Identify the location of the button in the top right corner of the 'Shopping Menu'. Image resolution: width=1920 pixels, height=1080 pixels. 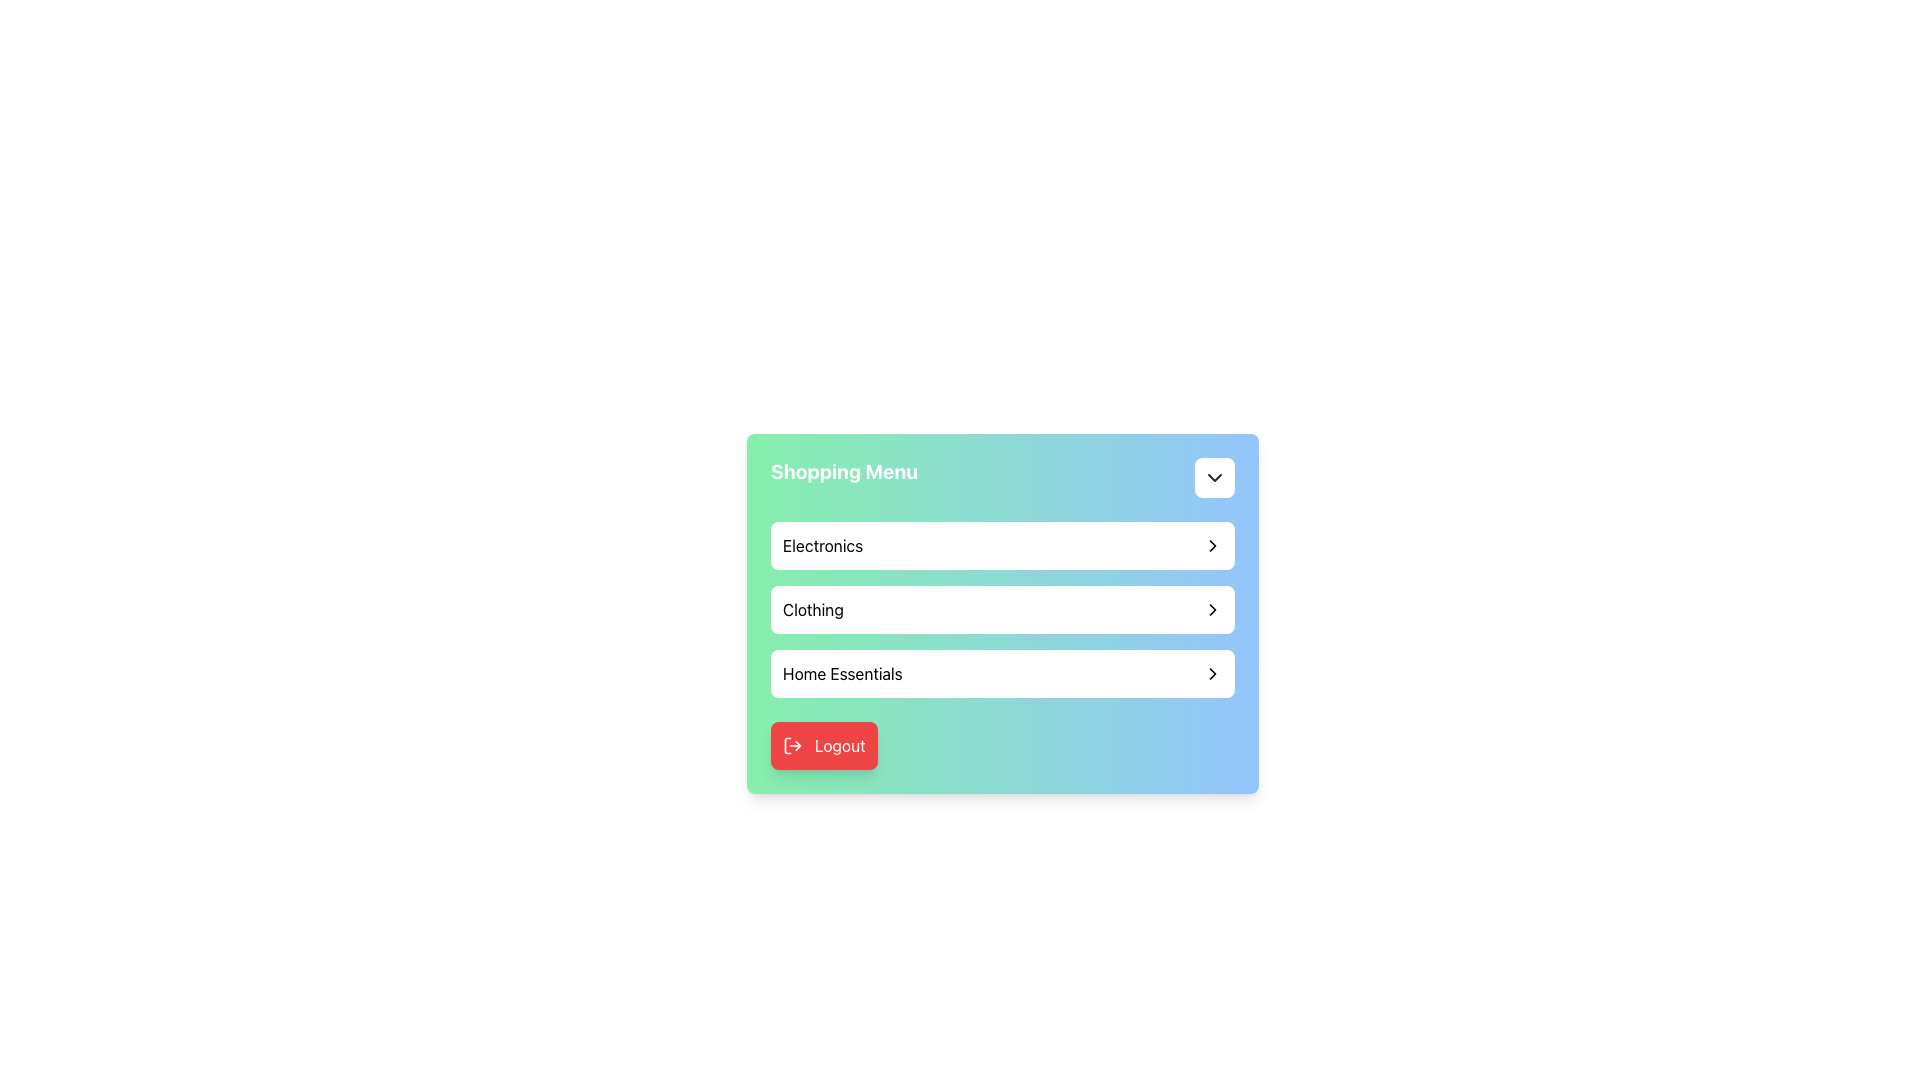
(1213, 478).